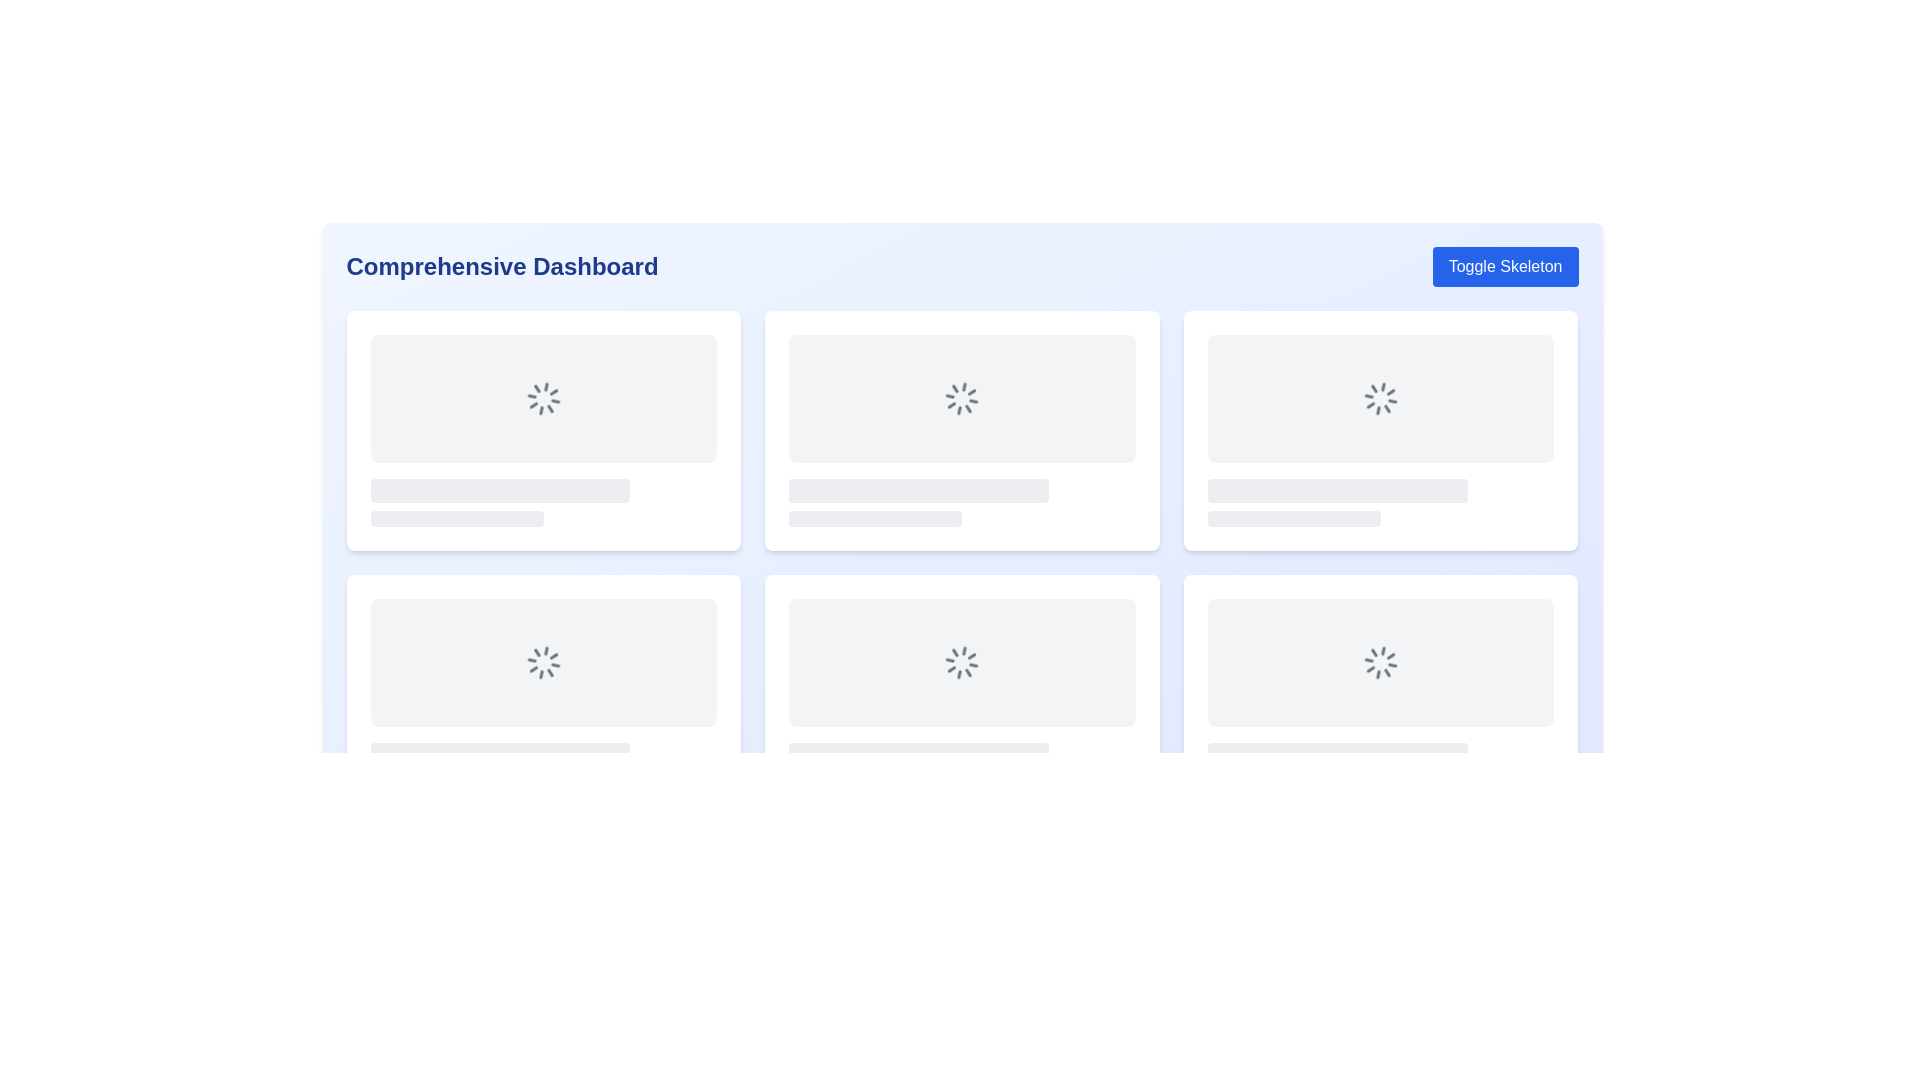 The height and width of the screenshot is (1080, 1920). Describe the element at coordinates (1337, 490) in the screenshot. I see `the skeleton loader element, which is a rectangular bar with a rounded appearance and a light gray background, located in the top row of the third card from the left in the top-right section of the interface` at that location.